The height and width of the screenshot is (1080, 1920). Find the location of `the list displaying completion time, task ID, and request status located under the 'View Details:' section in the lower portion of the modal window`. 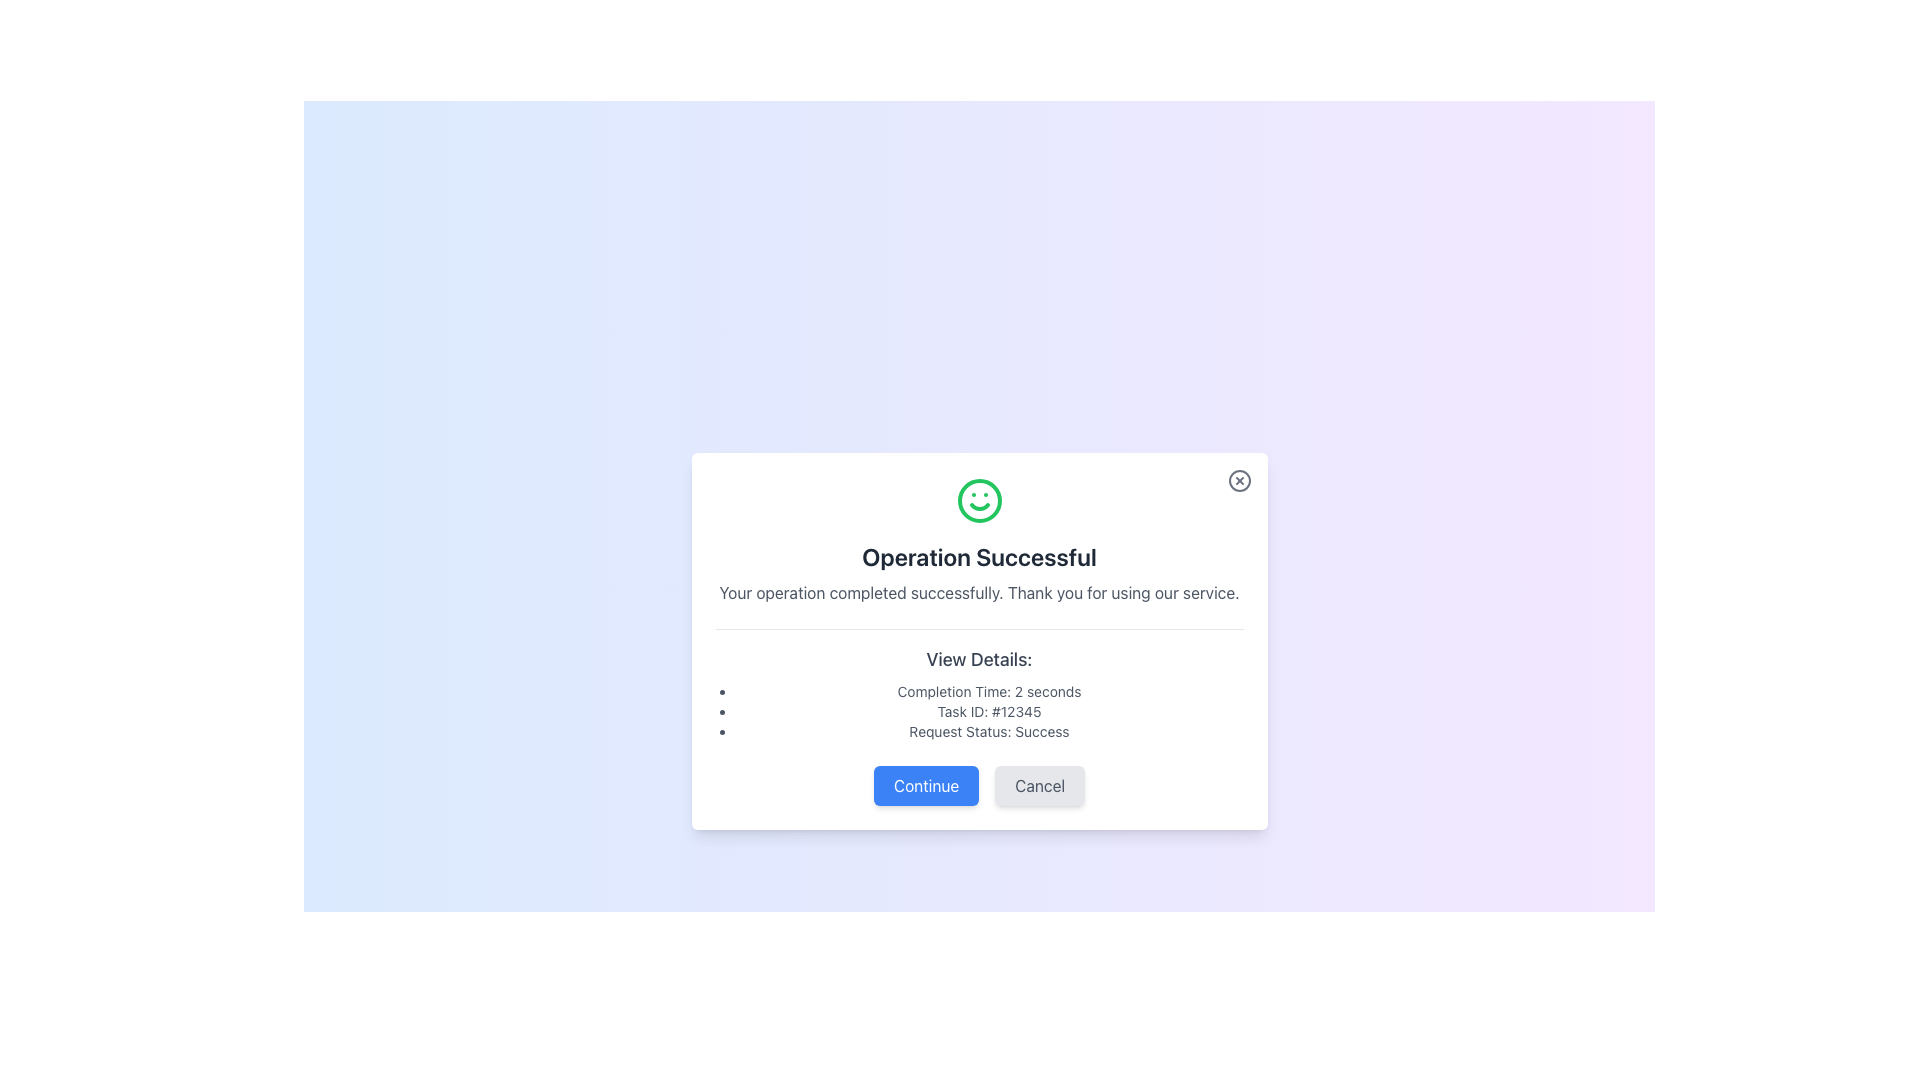

the list displaying completion time, task ID, and request status located under the 'View Details:' section in the lower portion of the modal window is located at coordinates (979, 710).